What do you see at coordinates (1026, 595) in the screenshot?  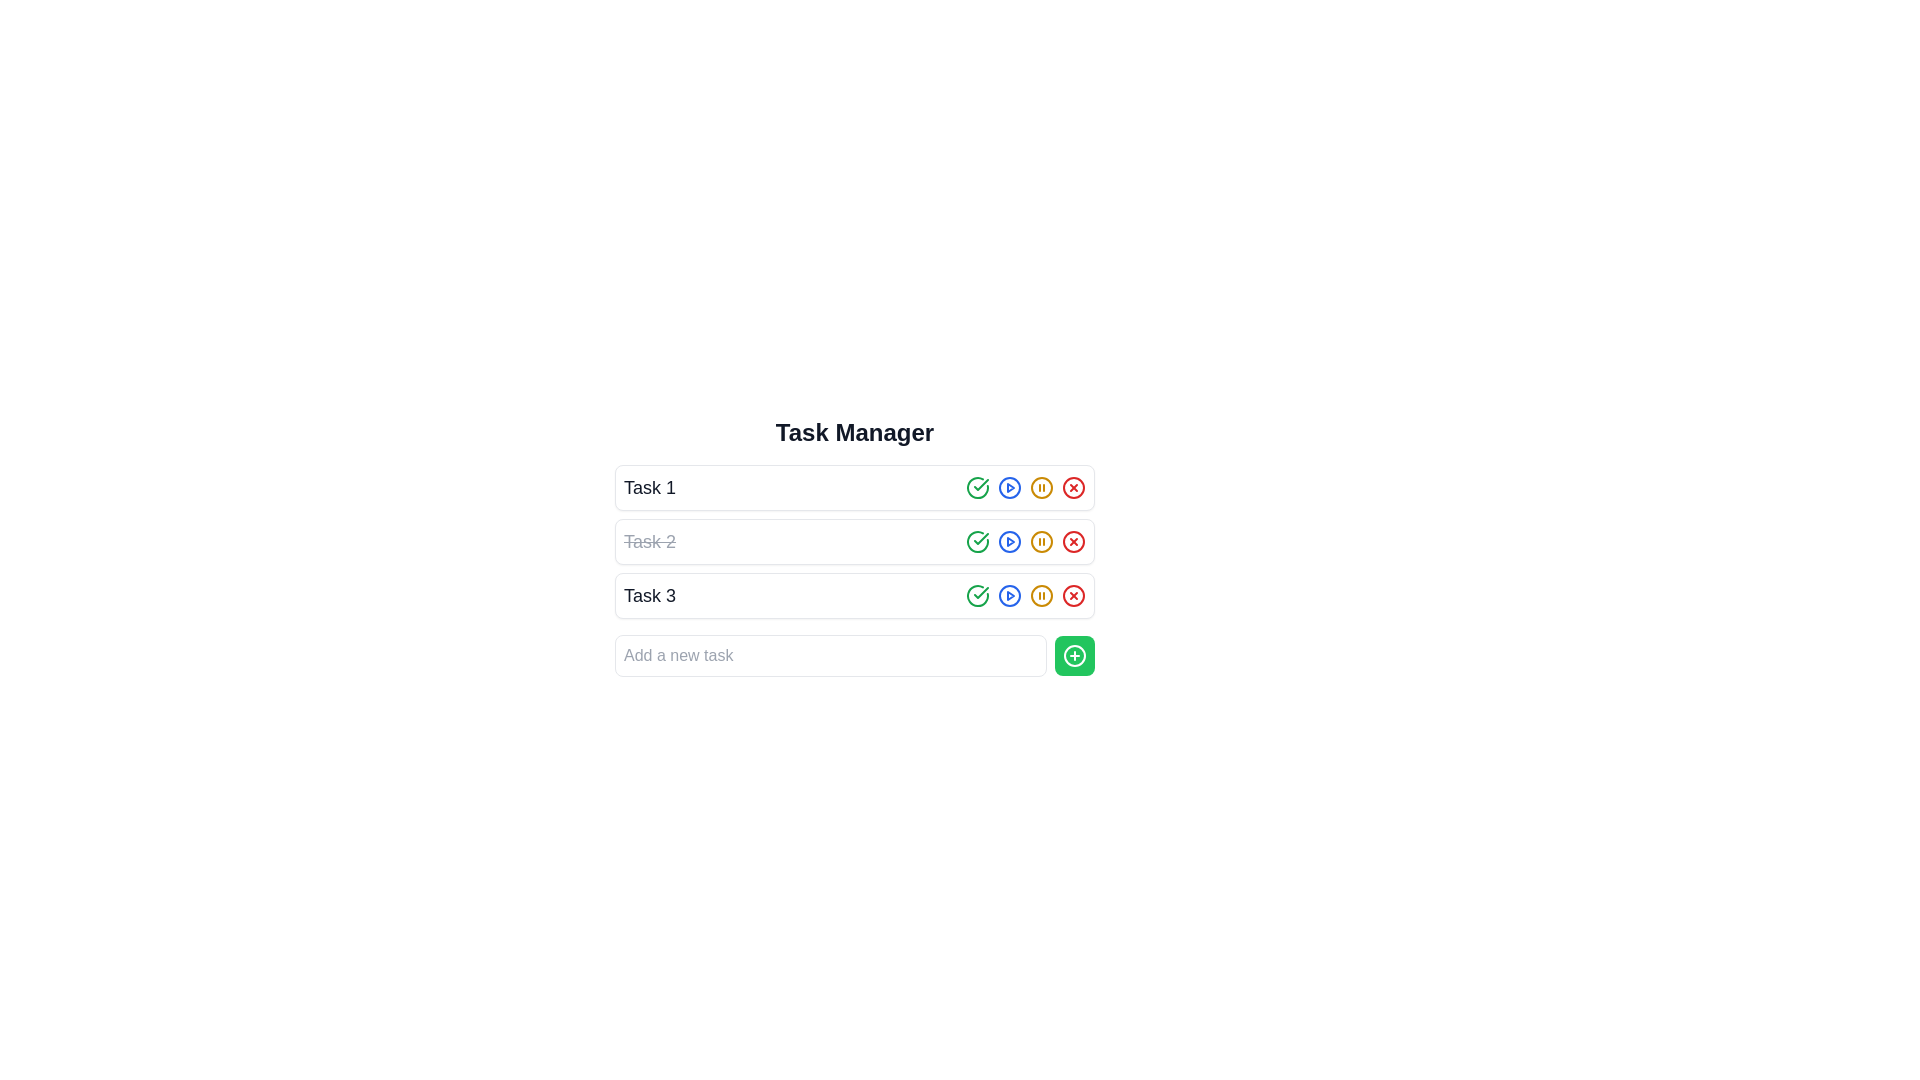 I see `the green checkmark button located in the button group to the right of the 'Task 3' label to mark the task as complete` at bounding box center [1026, 595].